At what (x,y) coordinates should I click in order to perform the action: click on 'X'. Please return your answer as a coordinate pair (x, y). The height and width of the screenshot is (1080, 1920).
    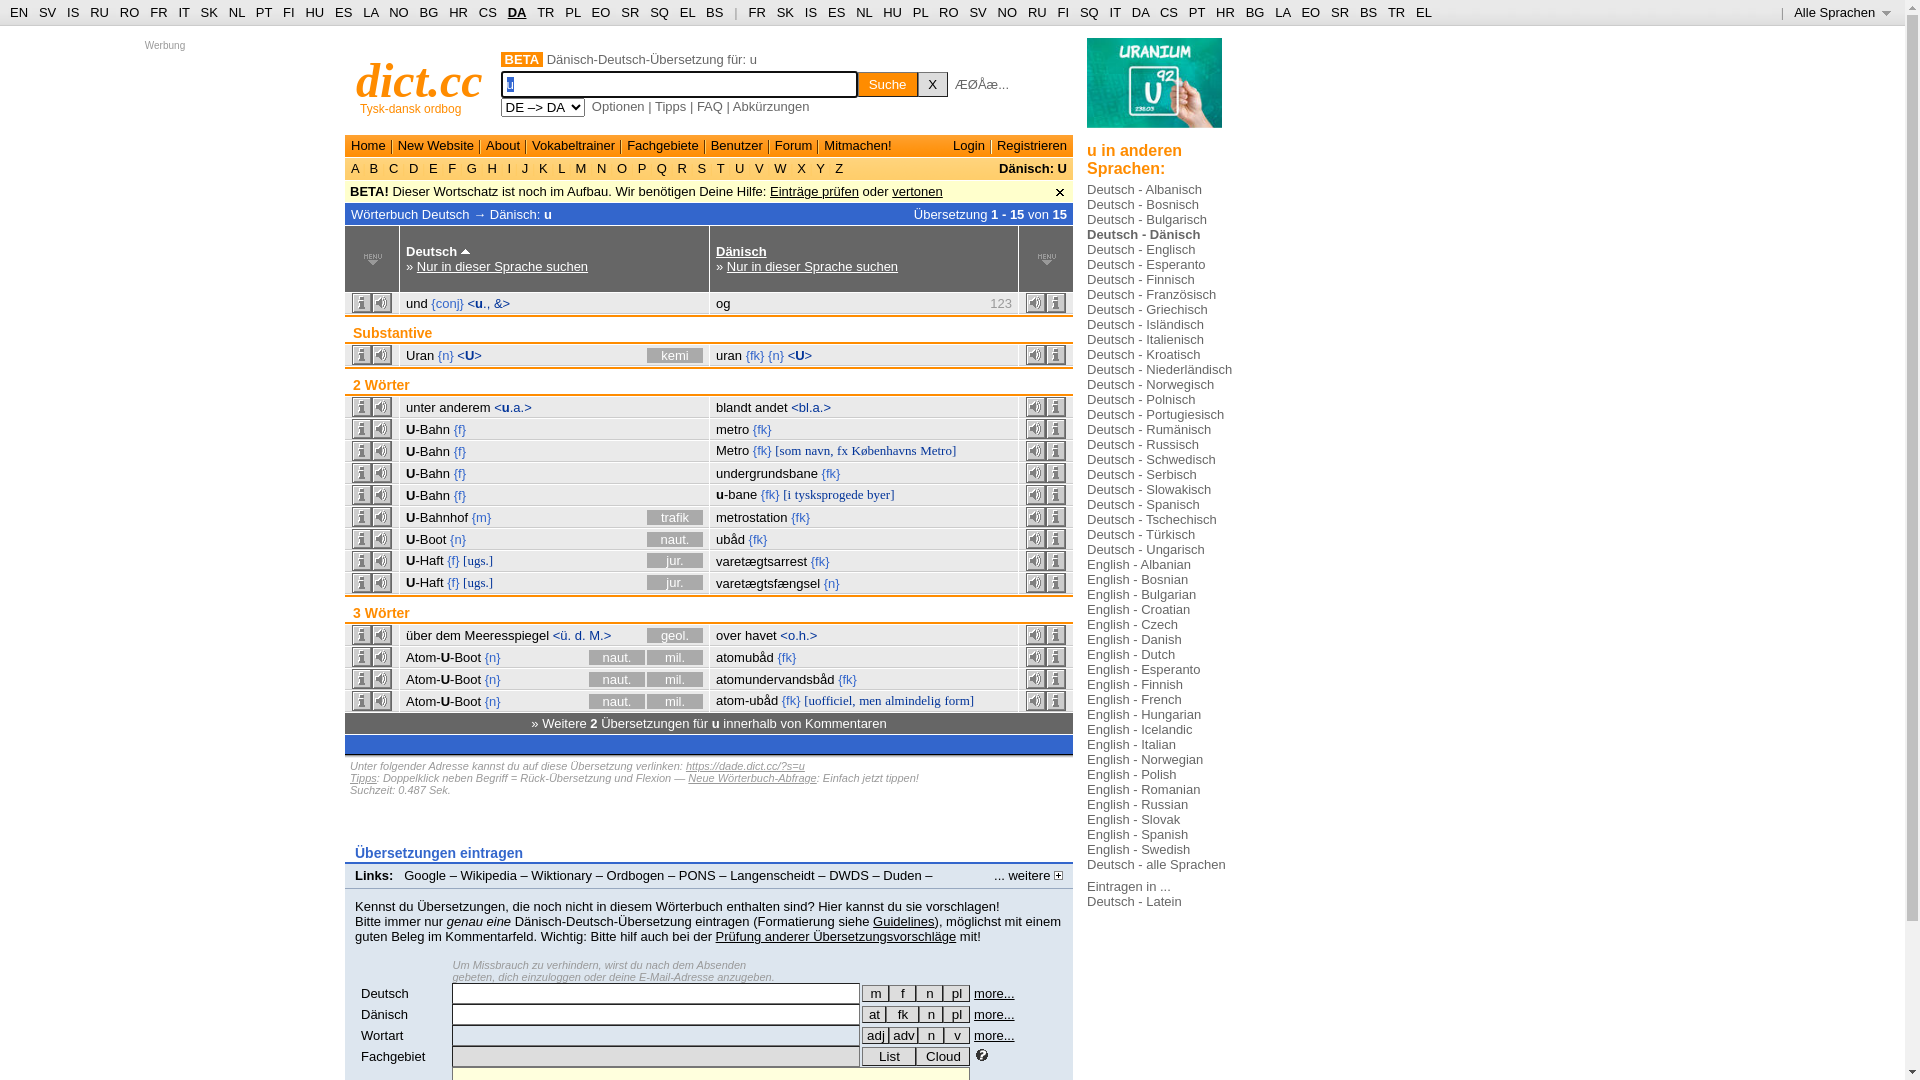
    Looking at the image, I should click on (931, 83).